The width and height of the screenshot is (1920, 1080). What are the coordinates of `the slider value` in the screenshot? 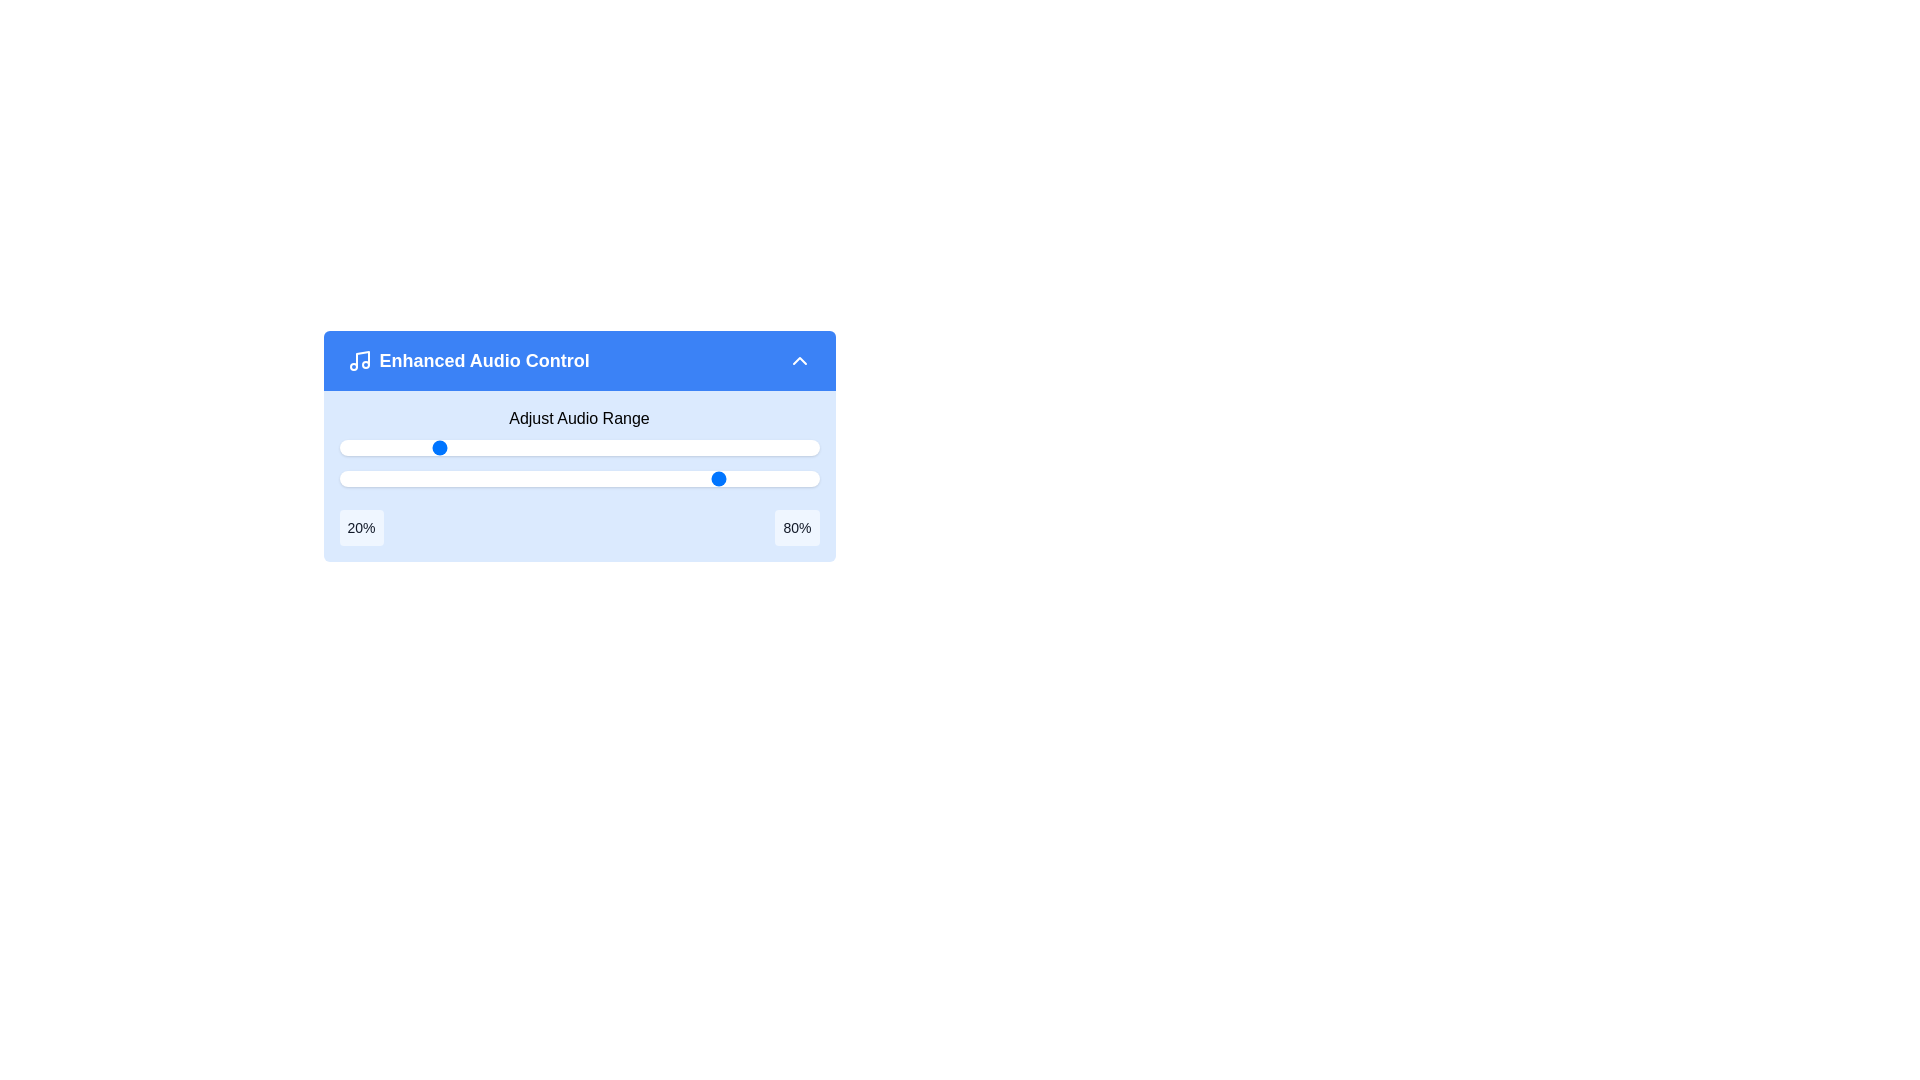 It's located at (602, 446).